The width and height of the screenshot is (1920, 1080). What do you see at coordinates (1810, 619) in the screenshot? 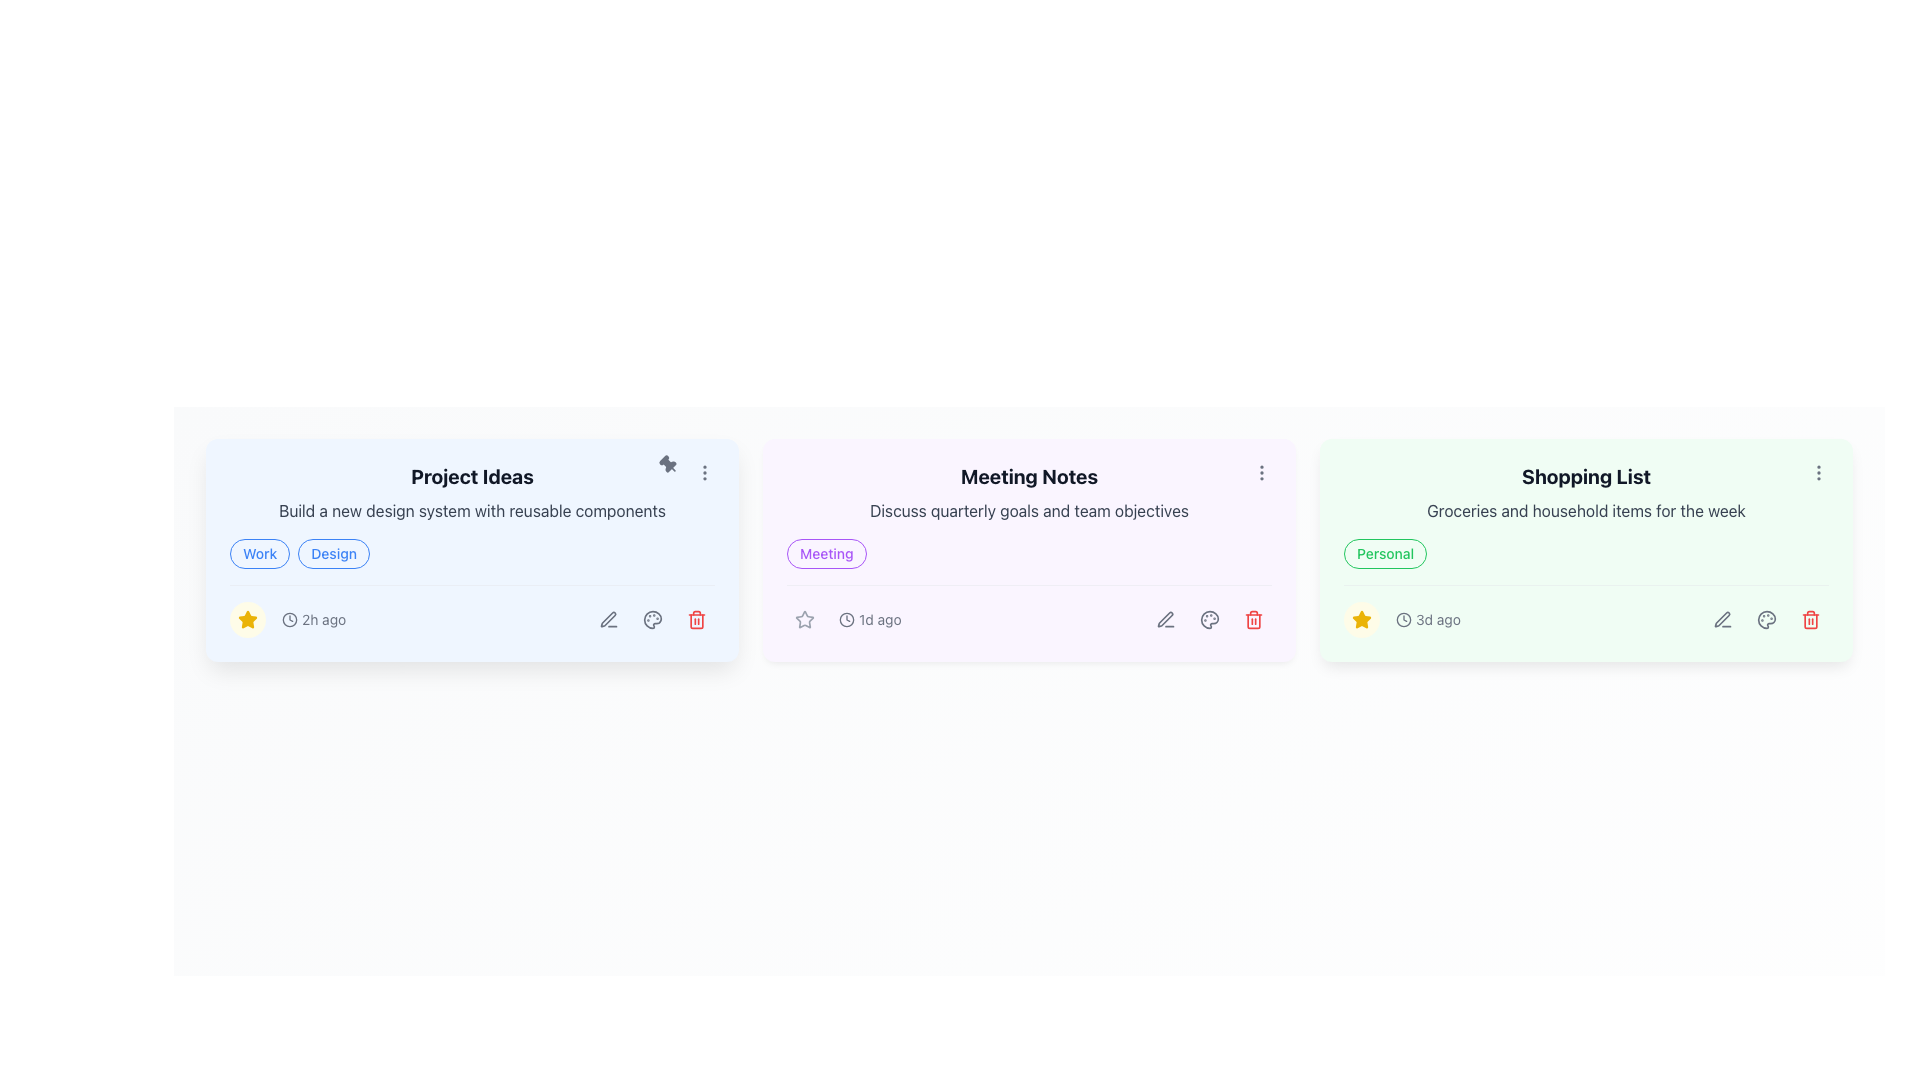
I see `the red trash can icon located in the lower-right corner of the 'Shopping List' card` at bounding box center [1810, 619].